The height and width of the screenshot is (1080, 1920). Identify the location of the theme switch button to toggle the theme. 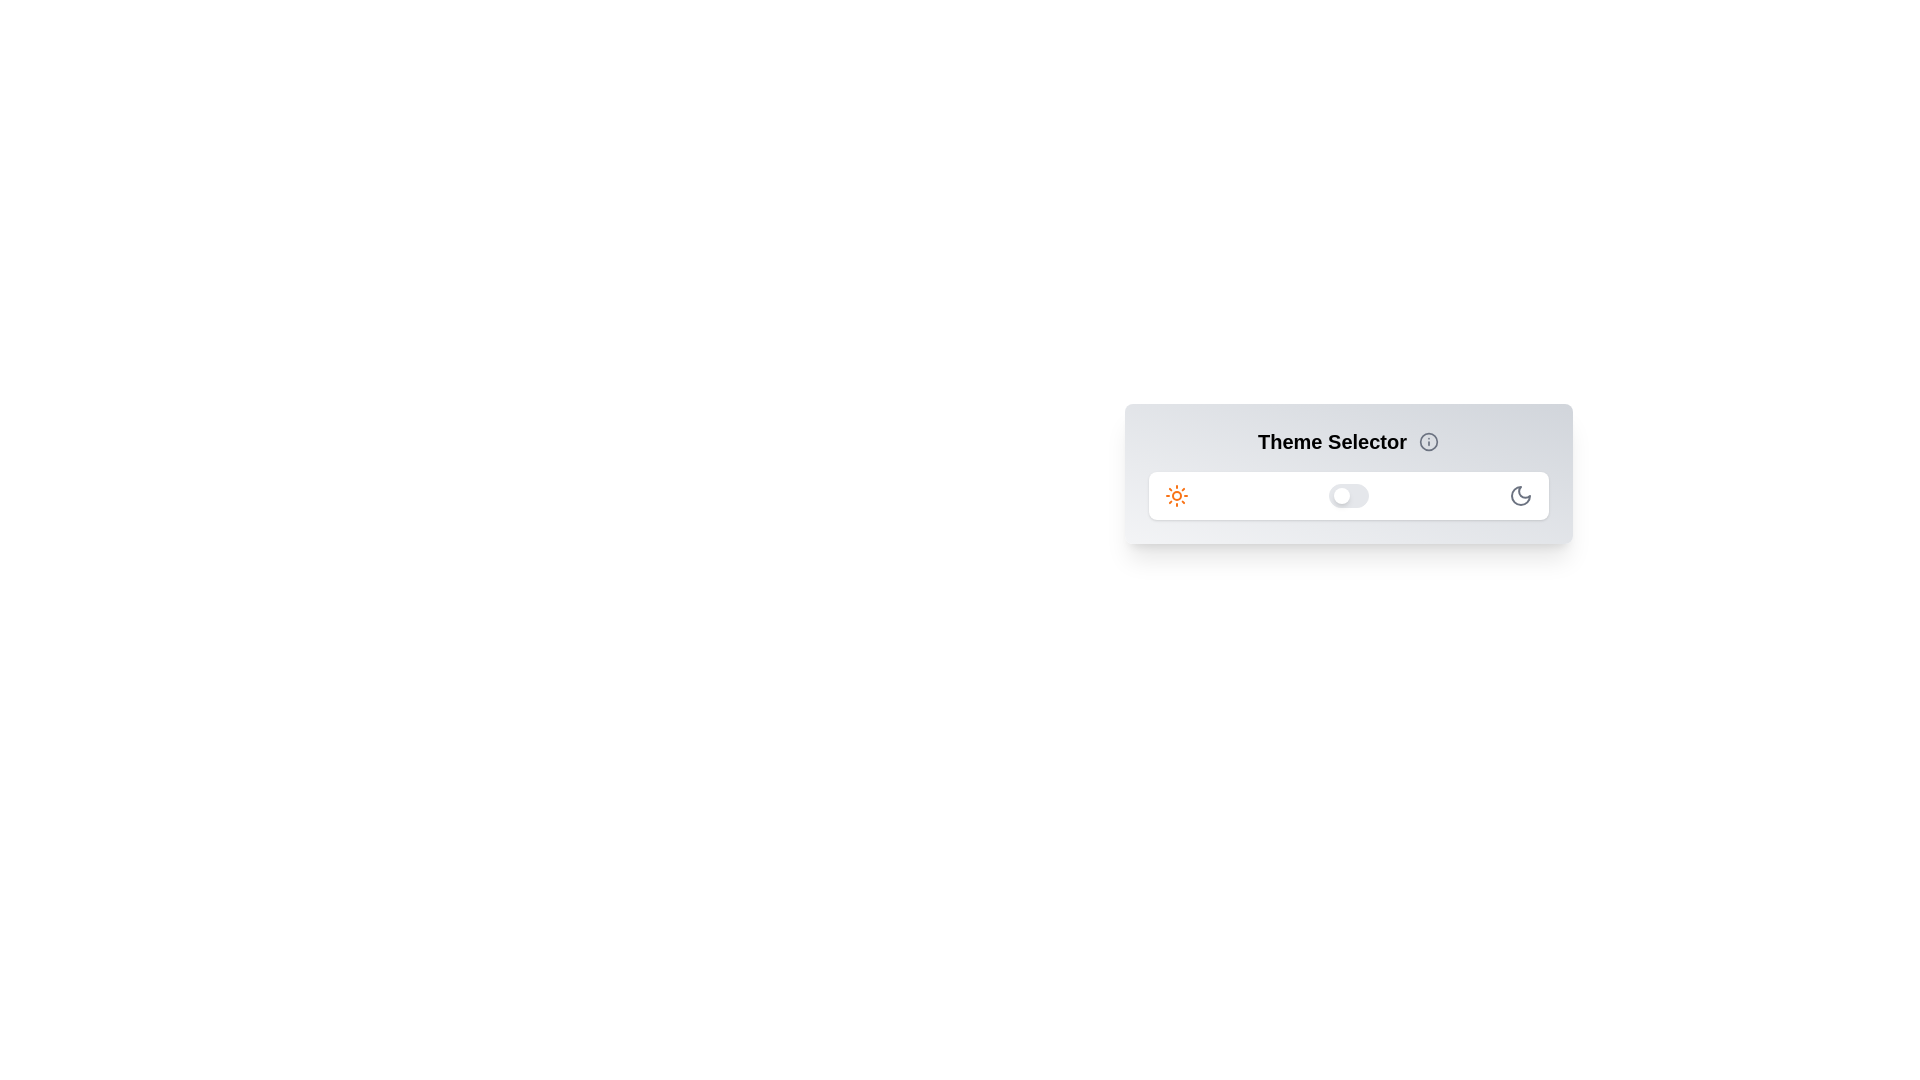
(1348, 495).